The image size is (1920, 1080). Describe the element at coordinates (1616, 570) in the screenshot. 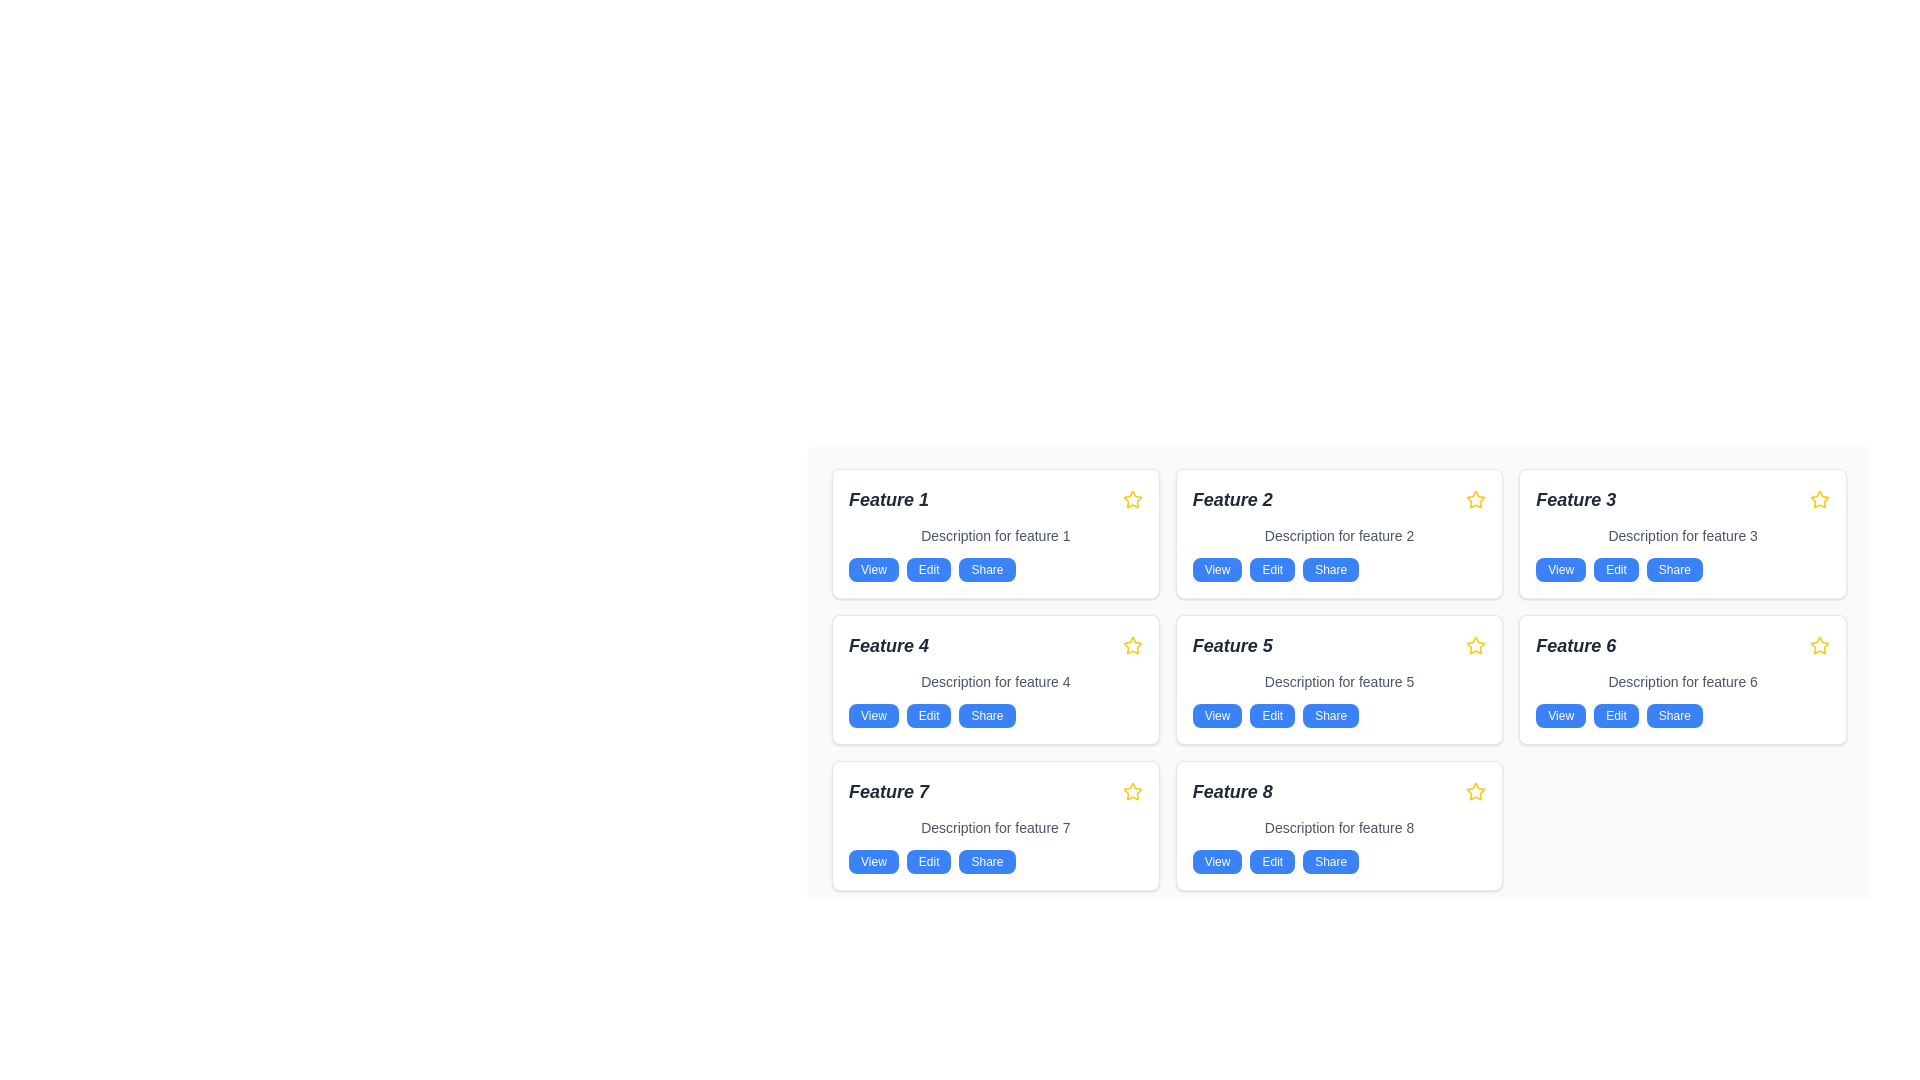

I see `the 'Edit' button with a bright blue background and white text, located in the 'Feature 3' section of the UI` at that location.